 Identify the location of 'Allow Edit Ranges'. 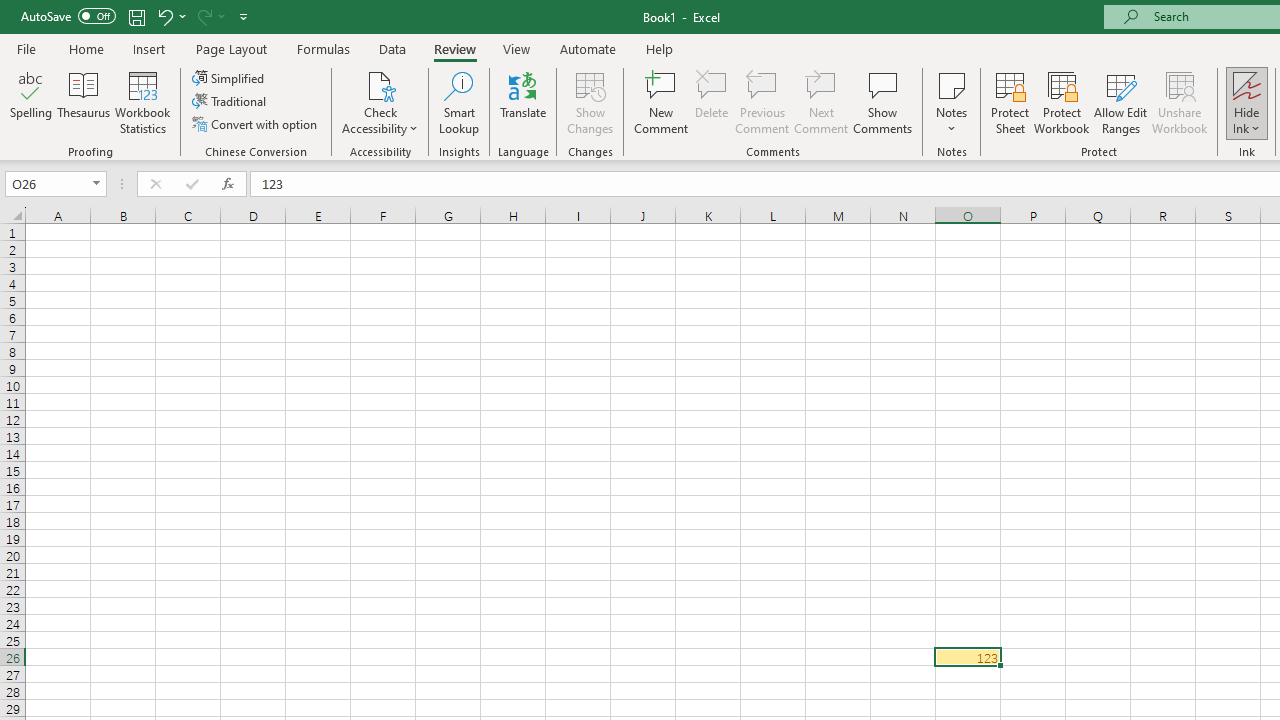
(1120, 103).